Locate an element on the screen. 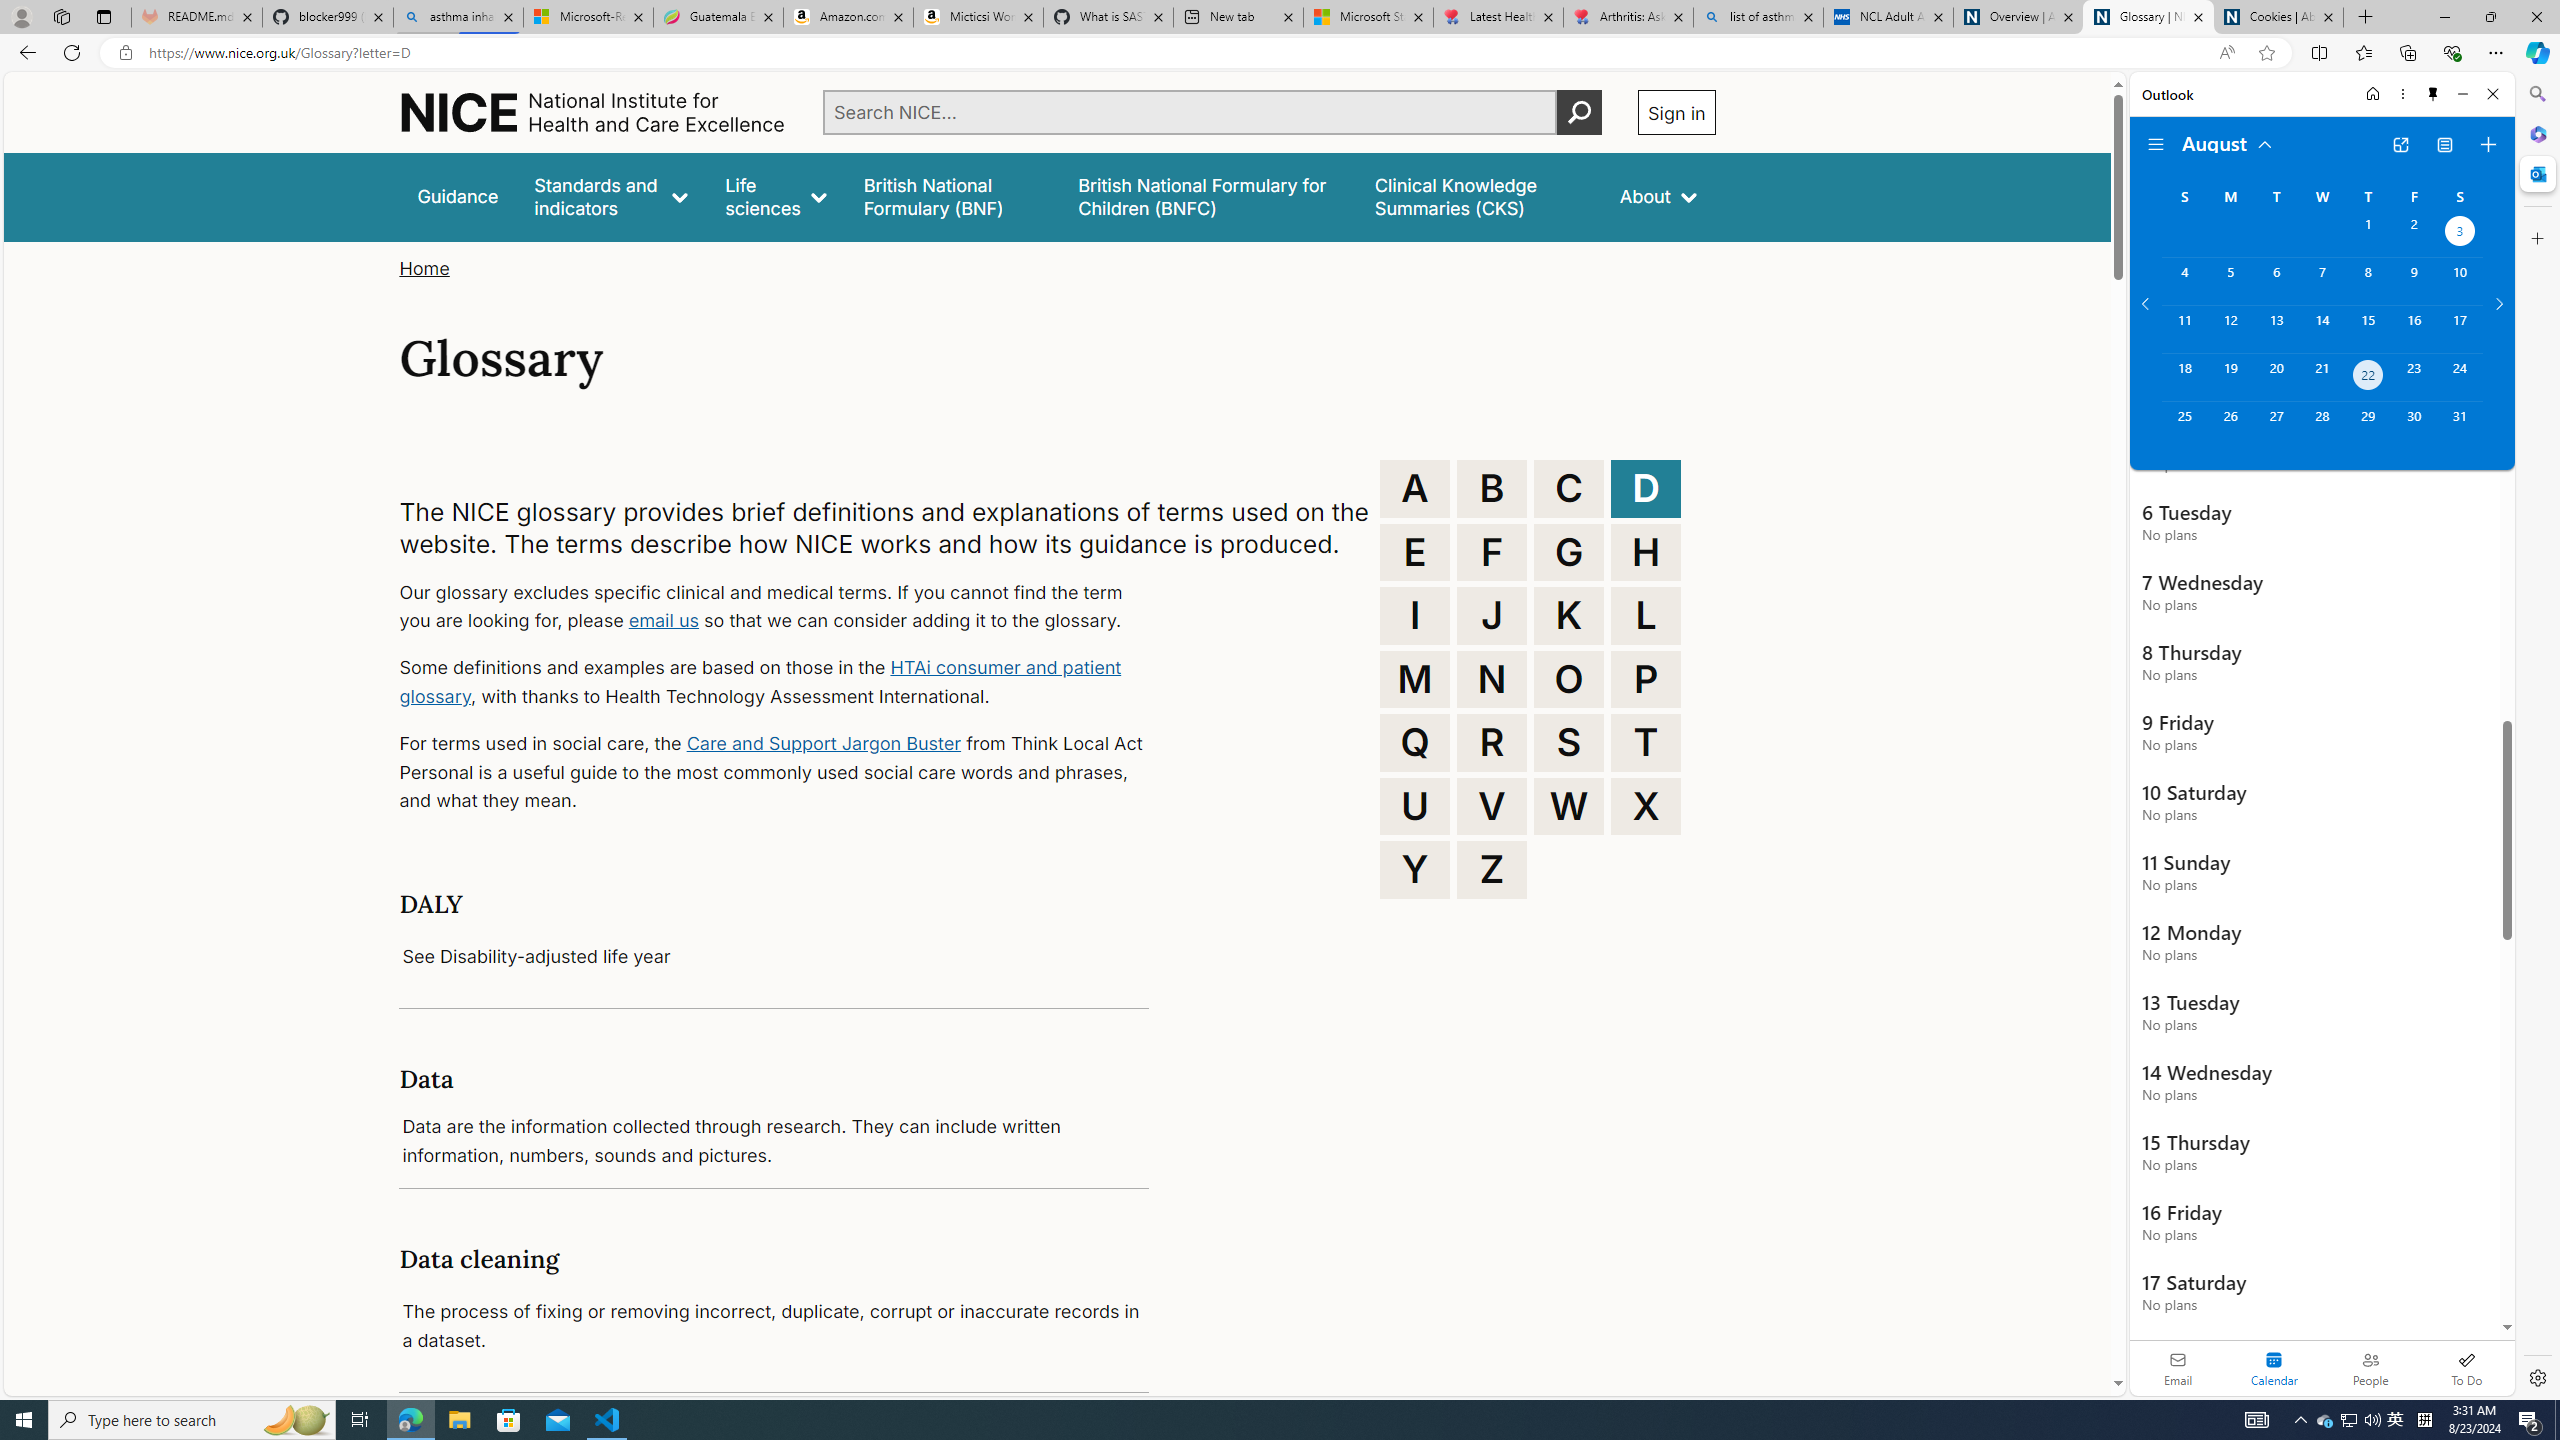 The height and width of the screenshot is (1440, 2560). 'People' is located at coordinates (2369, 1367).